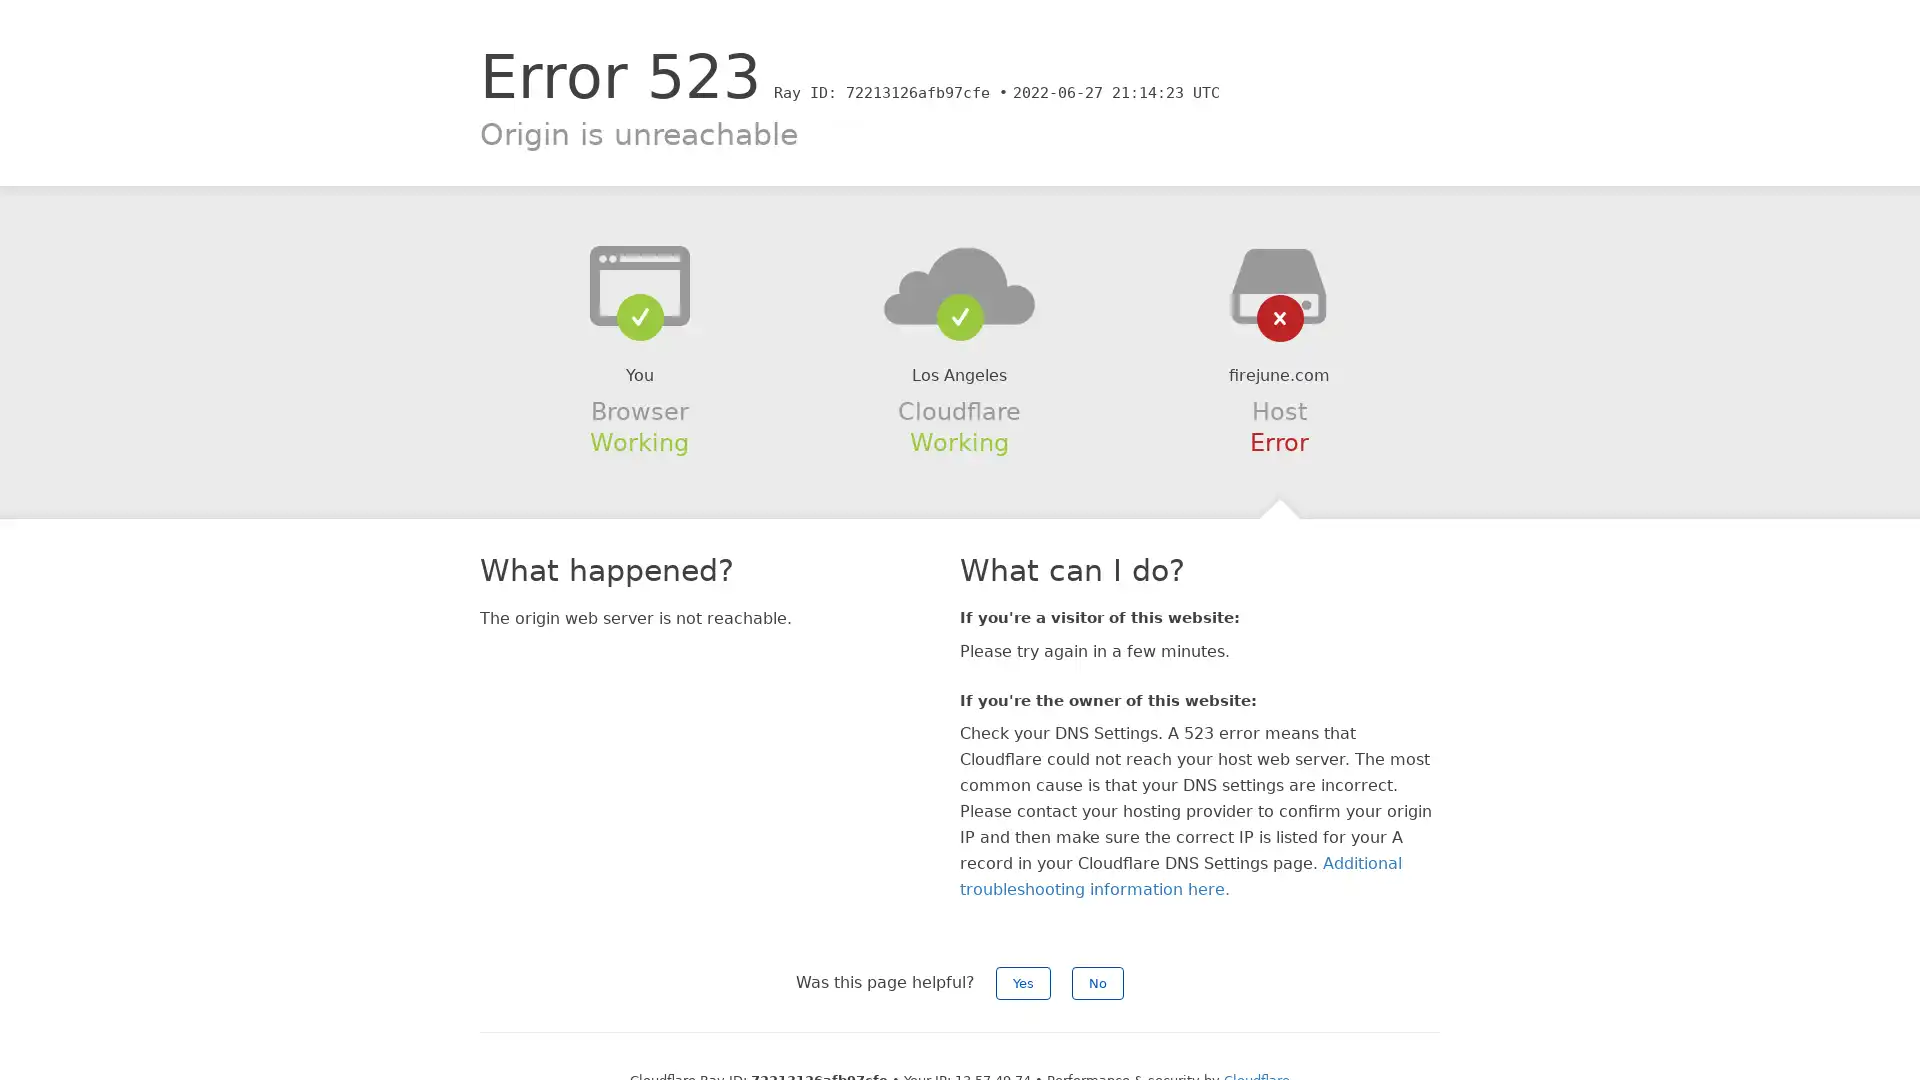 The image size is (1920, 1080). I want to click on Yes, so click(1023, 982).